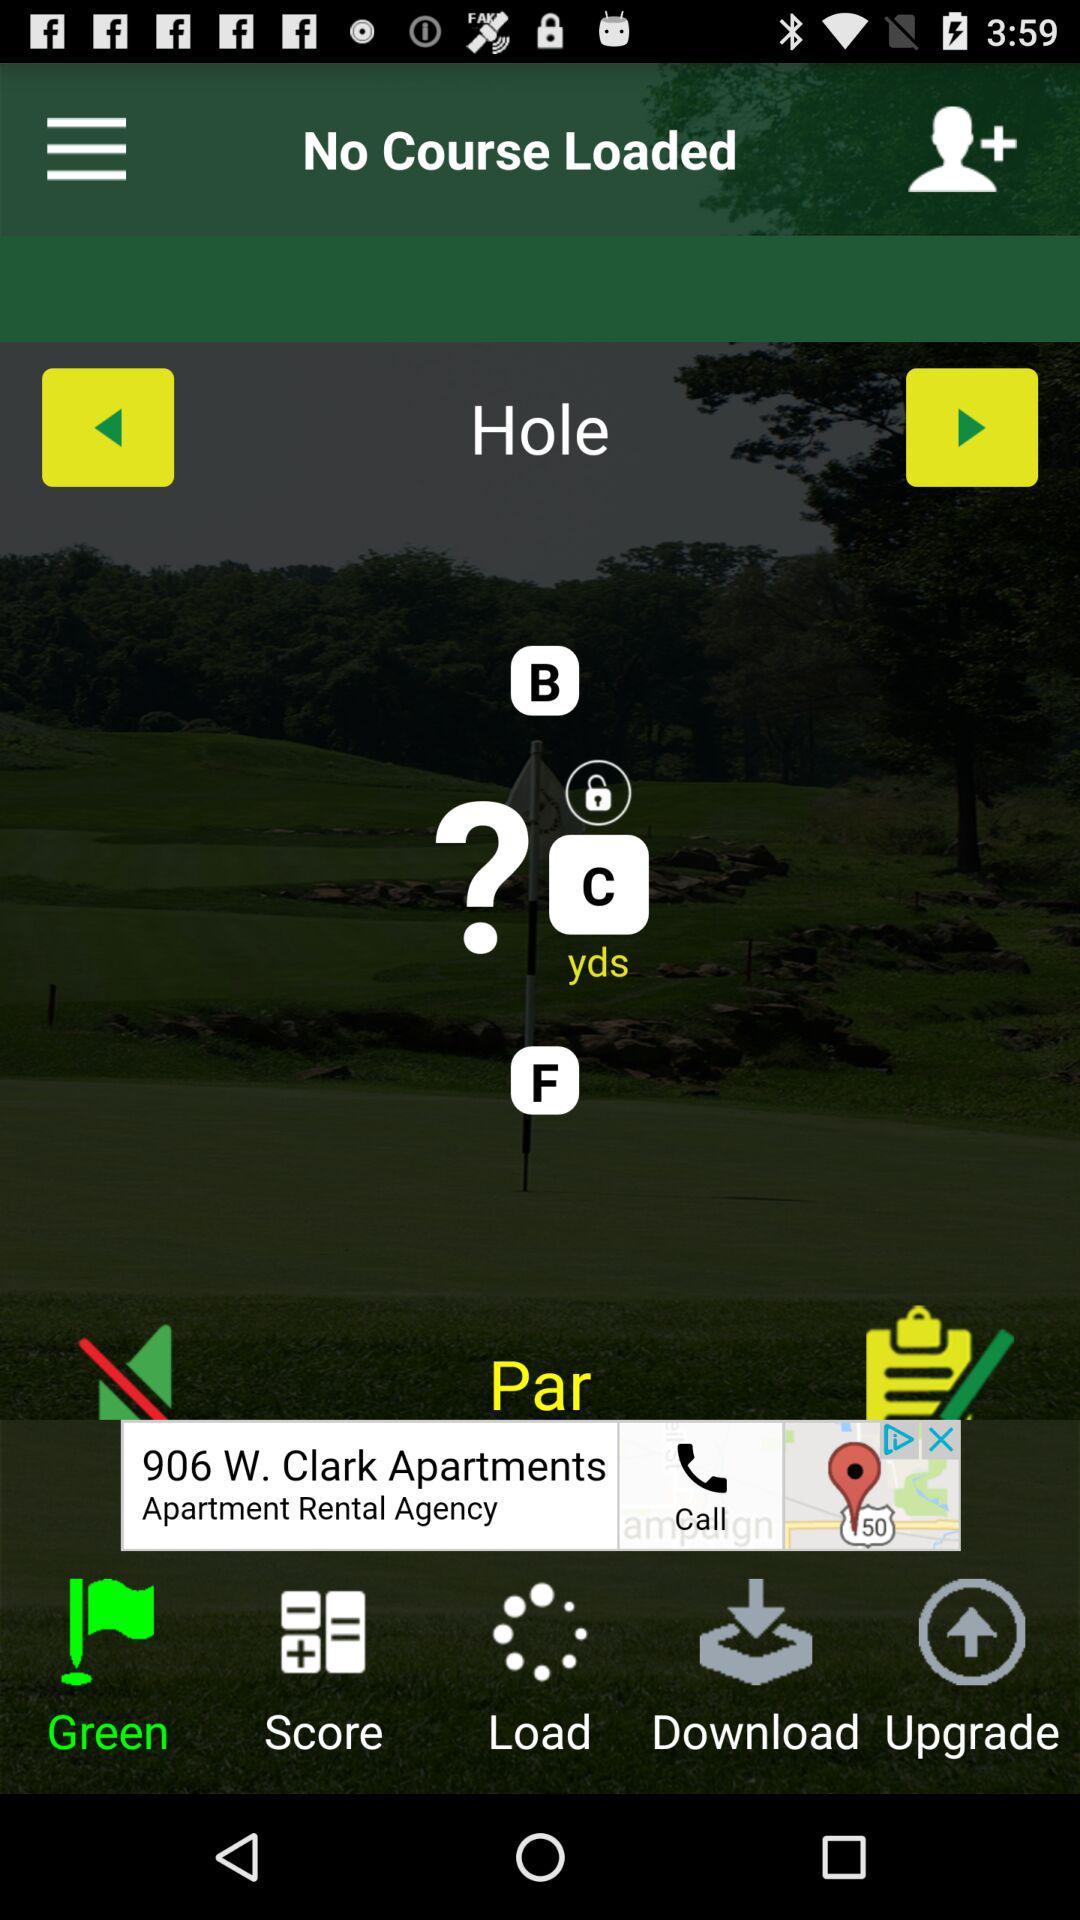 This screenshot has height=1920, width=1080. Describe the element at coordinates (540, 1485) in the screenshot. I see `advertisement` at that location.